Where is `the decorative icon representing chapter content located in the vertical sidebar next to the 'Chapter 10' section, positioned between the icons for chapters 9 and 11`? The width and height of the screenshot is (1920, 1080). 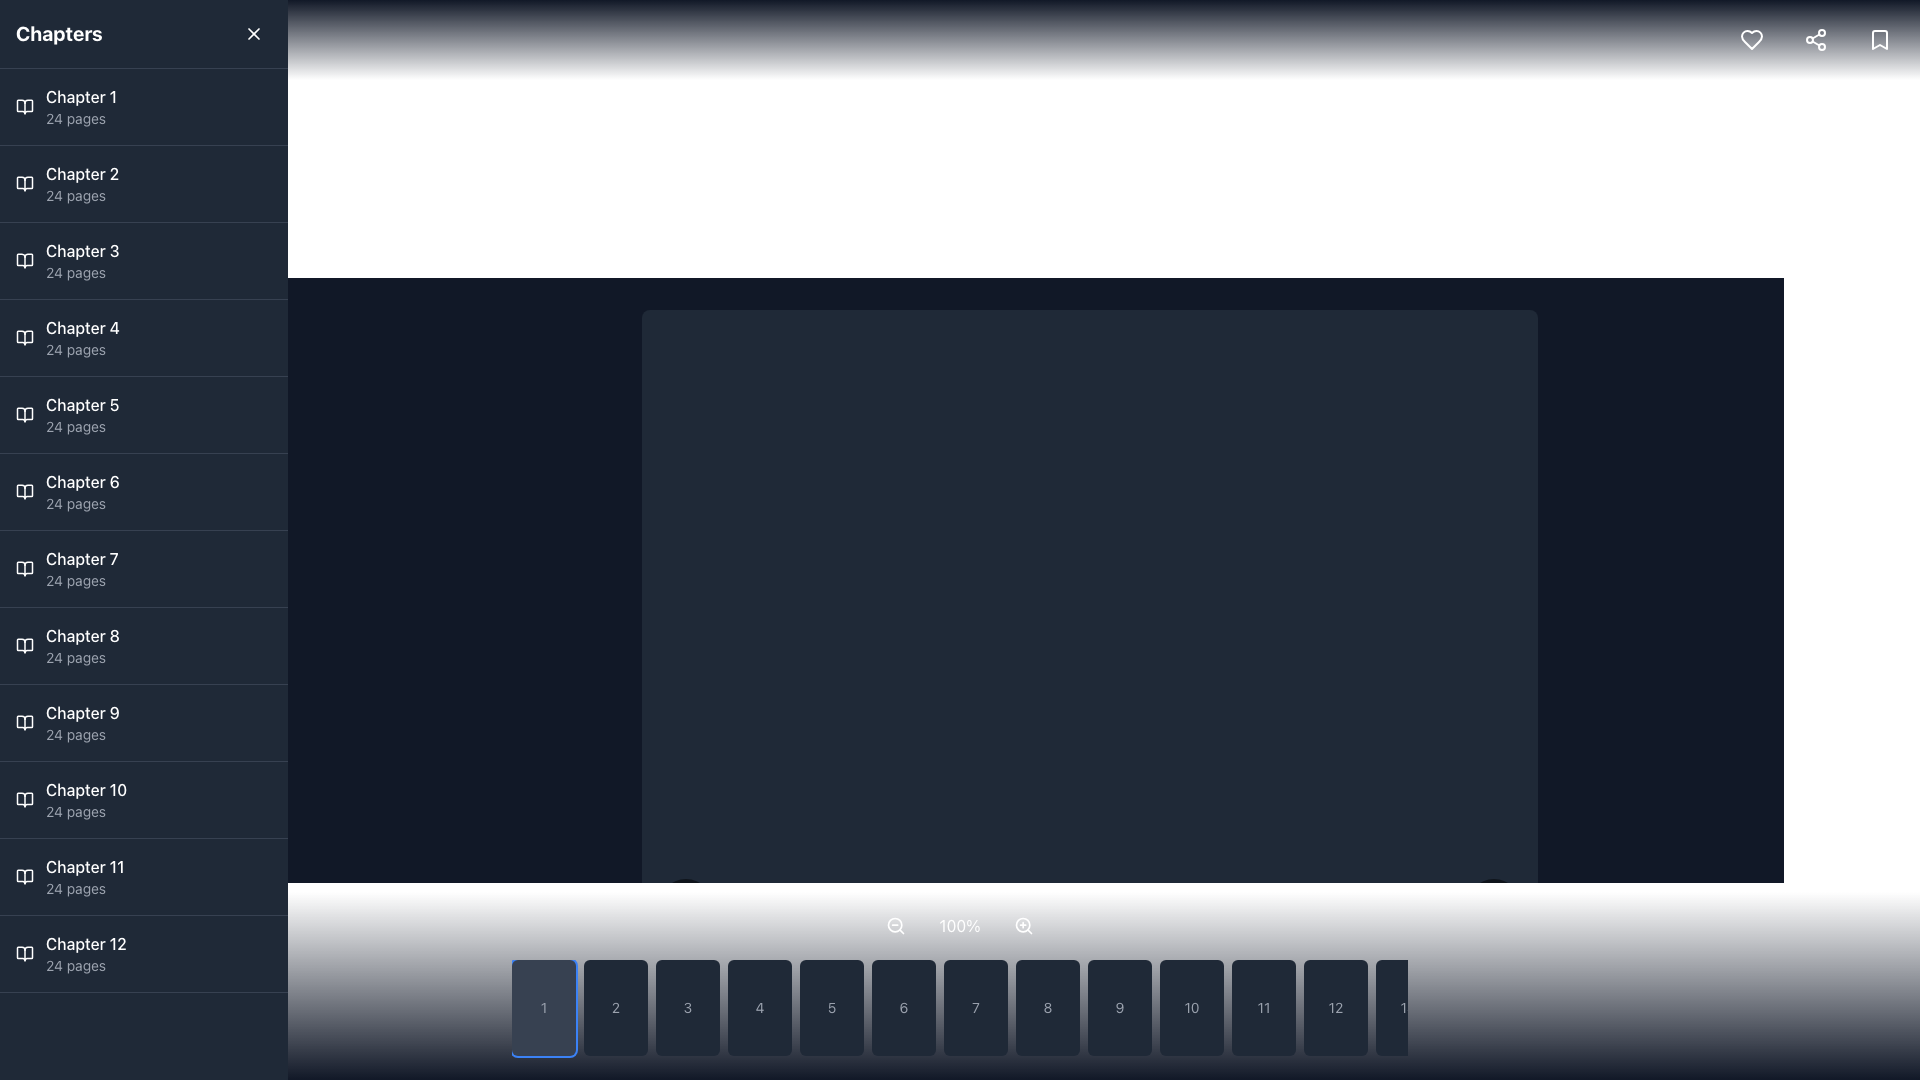 the decorative icon representing chapter content located in the vertical sidebar next to the 'Chapter 10' section, positioned between the icons for chapters 9 and 11 is located at coordinates (24, 798).